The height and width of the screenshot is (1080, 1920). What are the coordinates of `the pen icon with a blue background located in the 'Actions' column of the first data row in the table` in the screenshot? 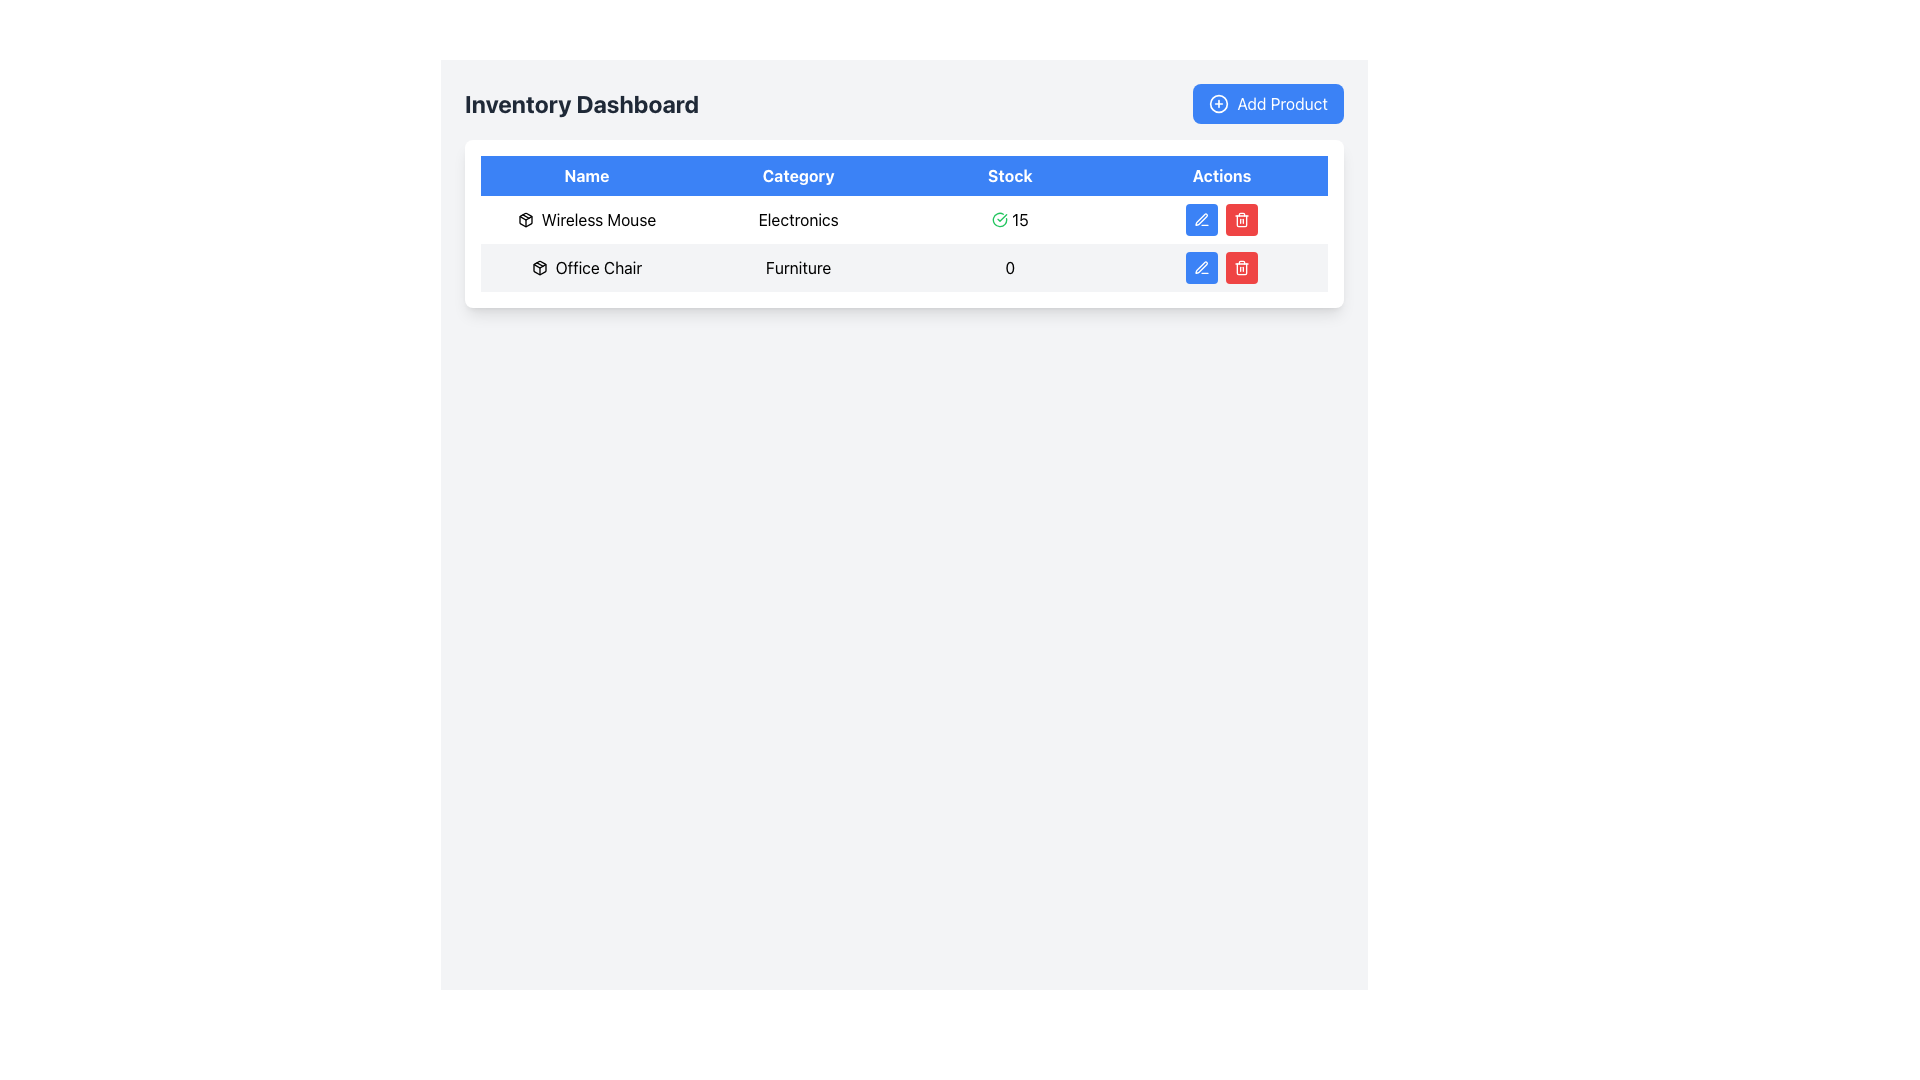 It's located at (1201, 219).